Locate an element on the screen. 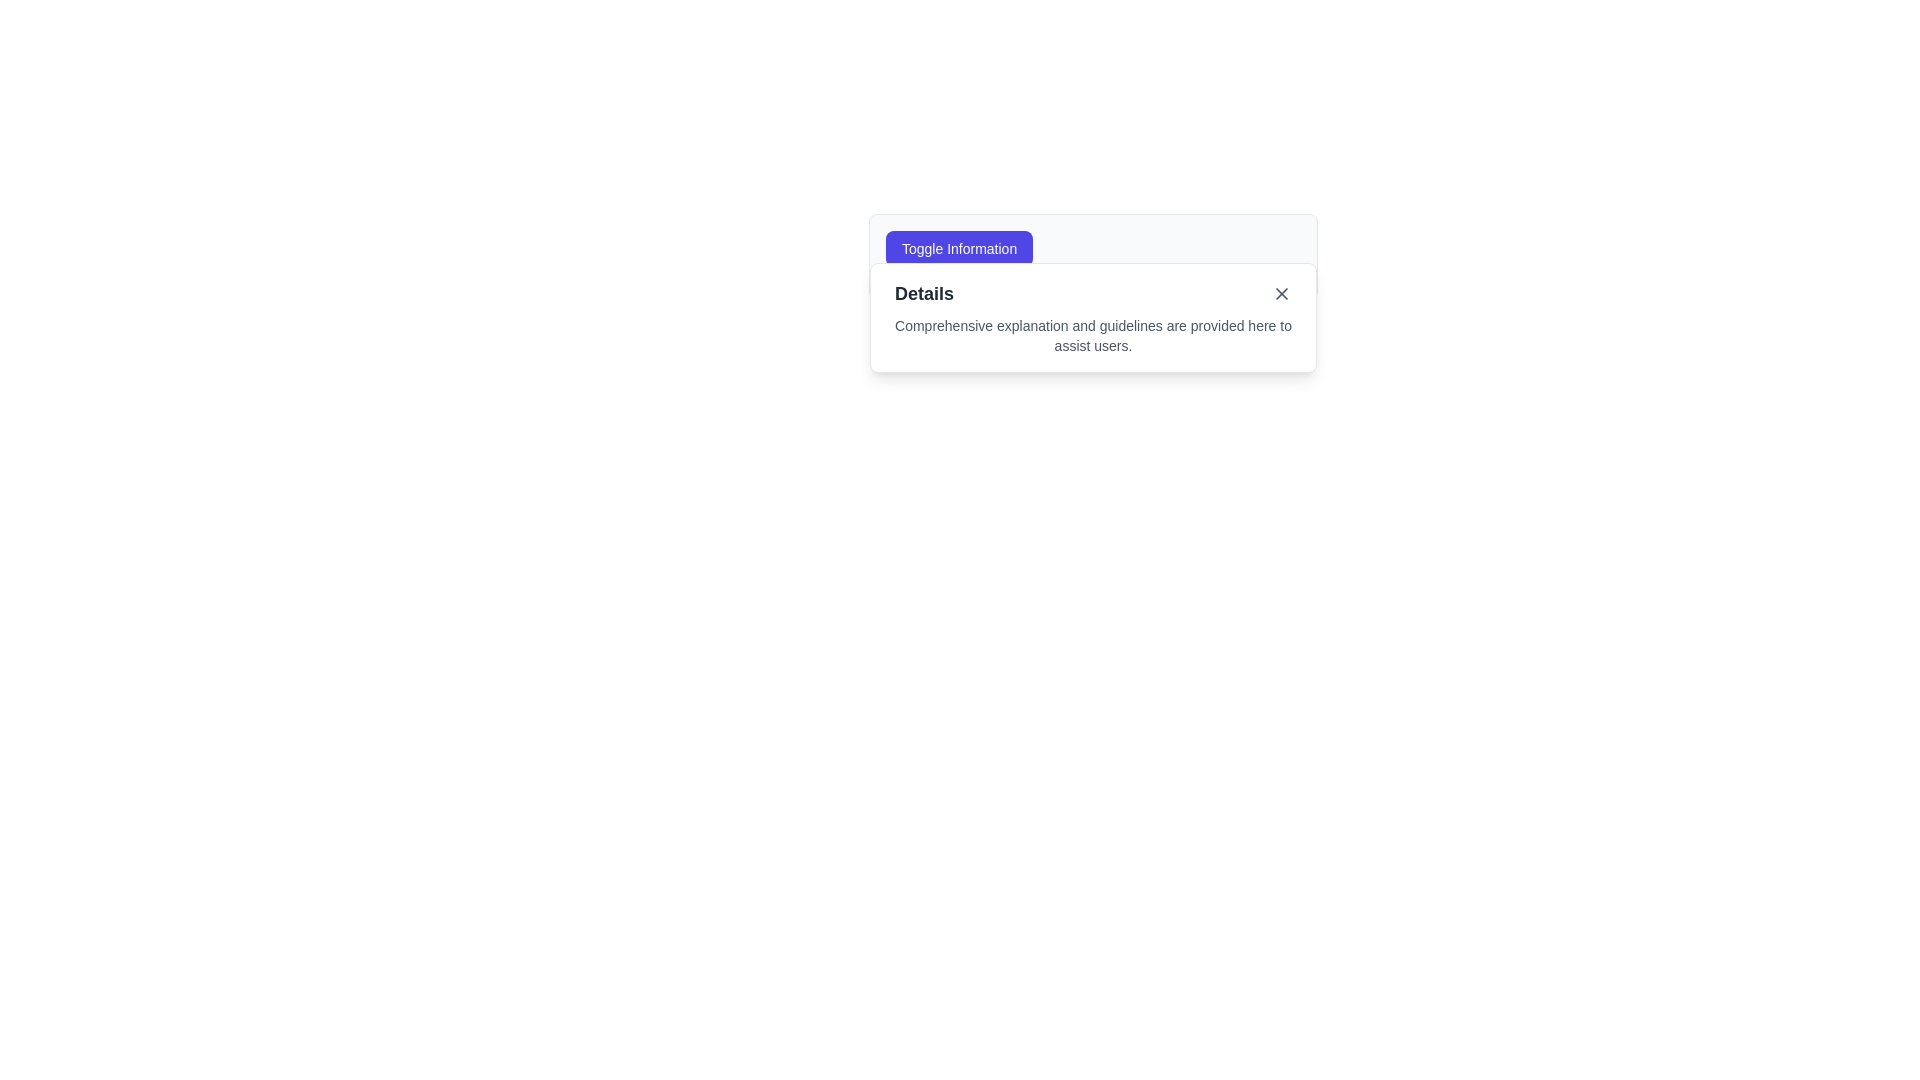 The height and width of the screenshot is (1080, 1920). informational text block of the card labeled 'Details', which has a dismiss button represented by an 'x' symbol in the top-right corner is located at coordinates (1092, 316).